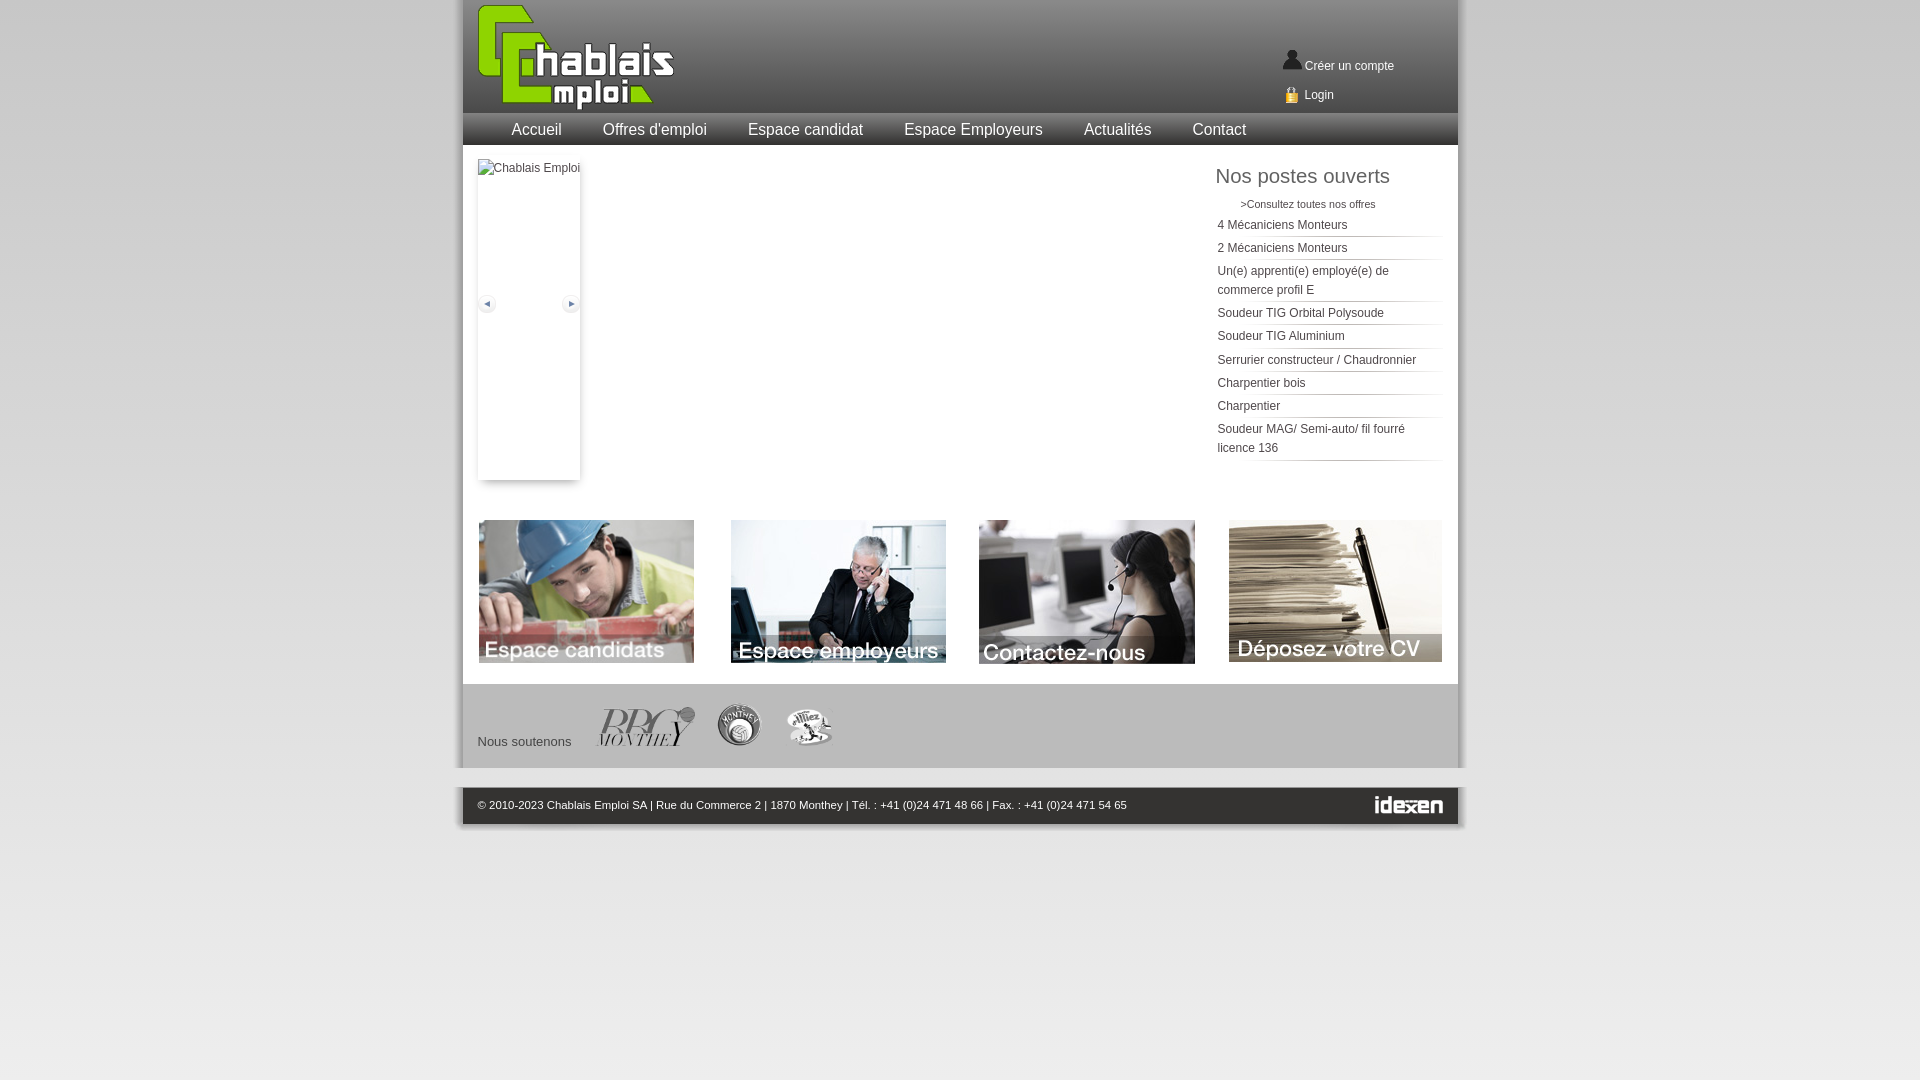  I want to click on 'Serrurier constructeur / Chaudronnier', so click(1317, 358).